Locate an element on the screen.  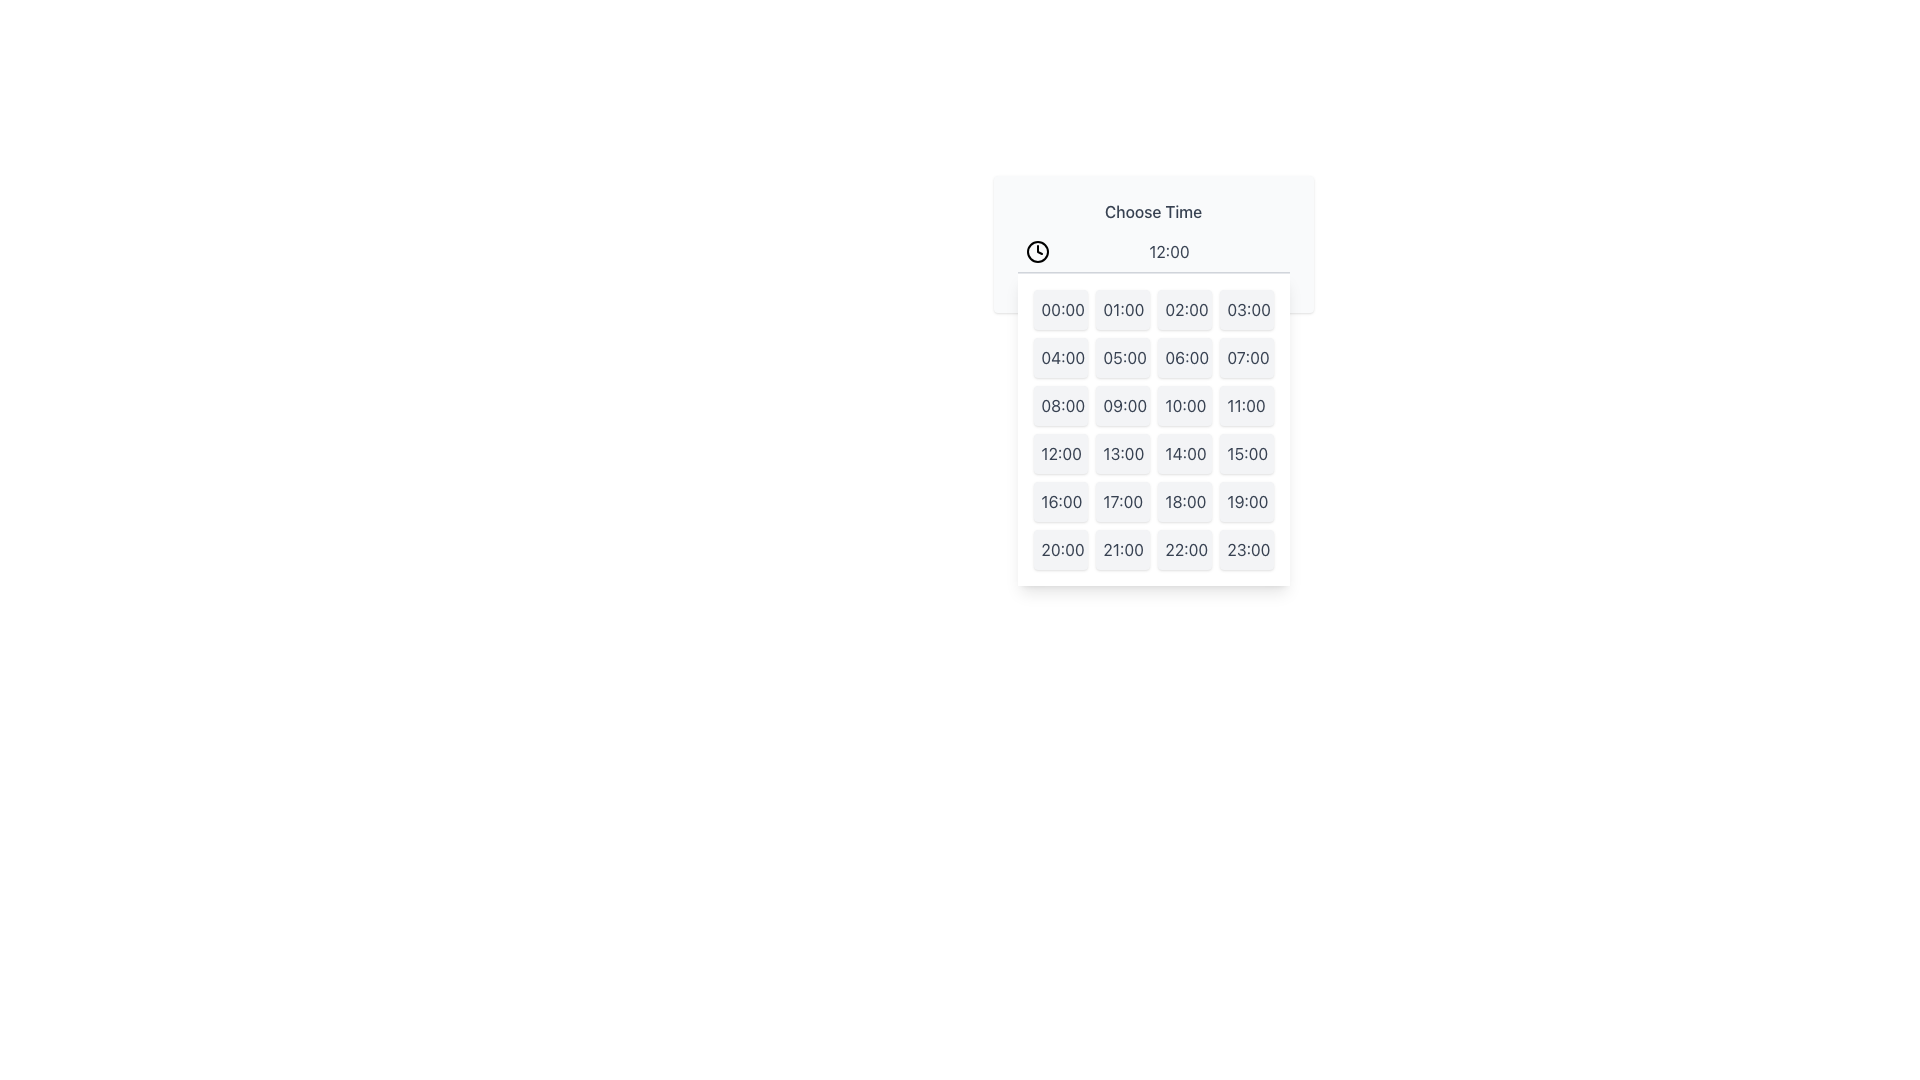
the button labeled '10:00' in the time picker dropdown is located at coordinates (1184, 405).